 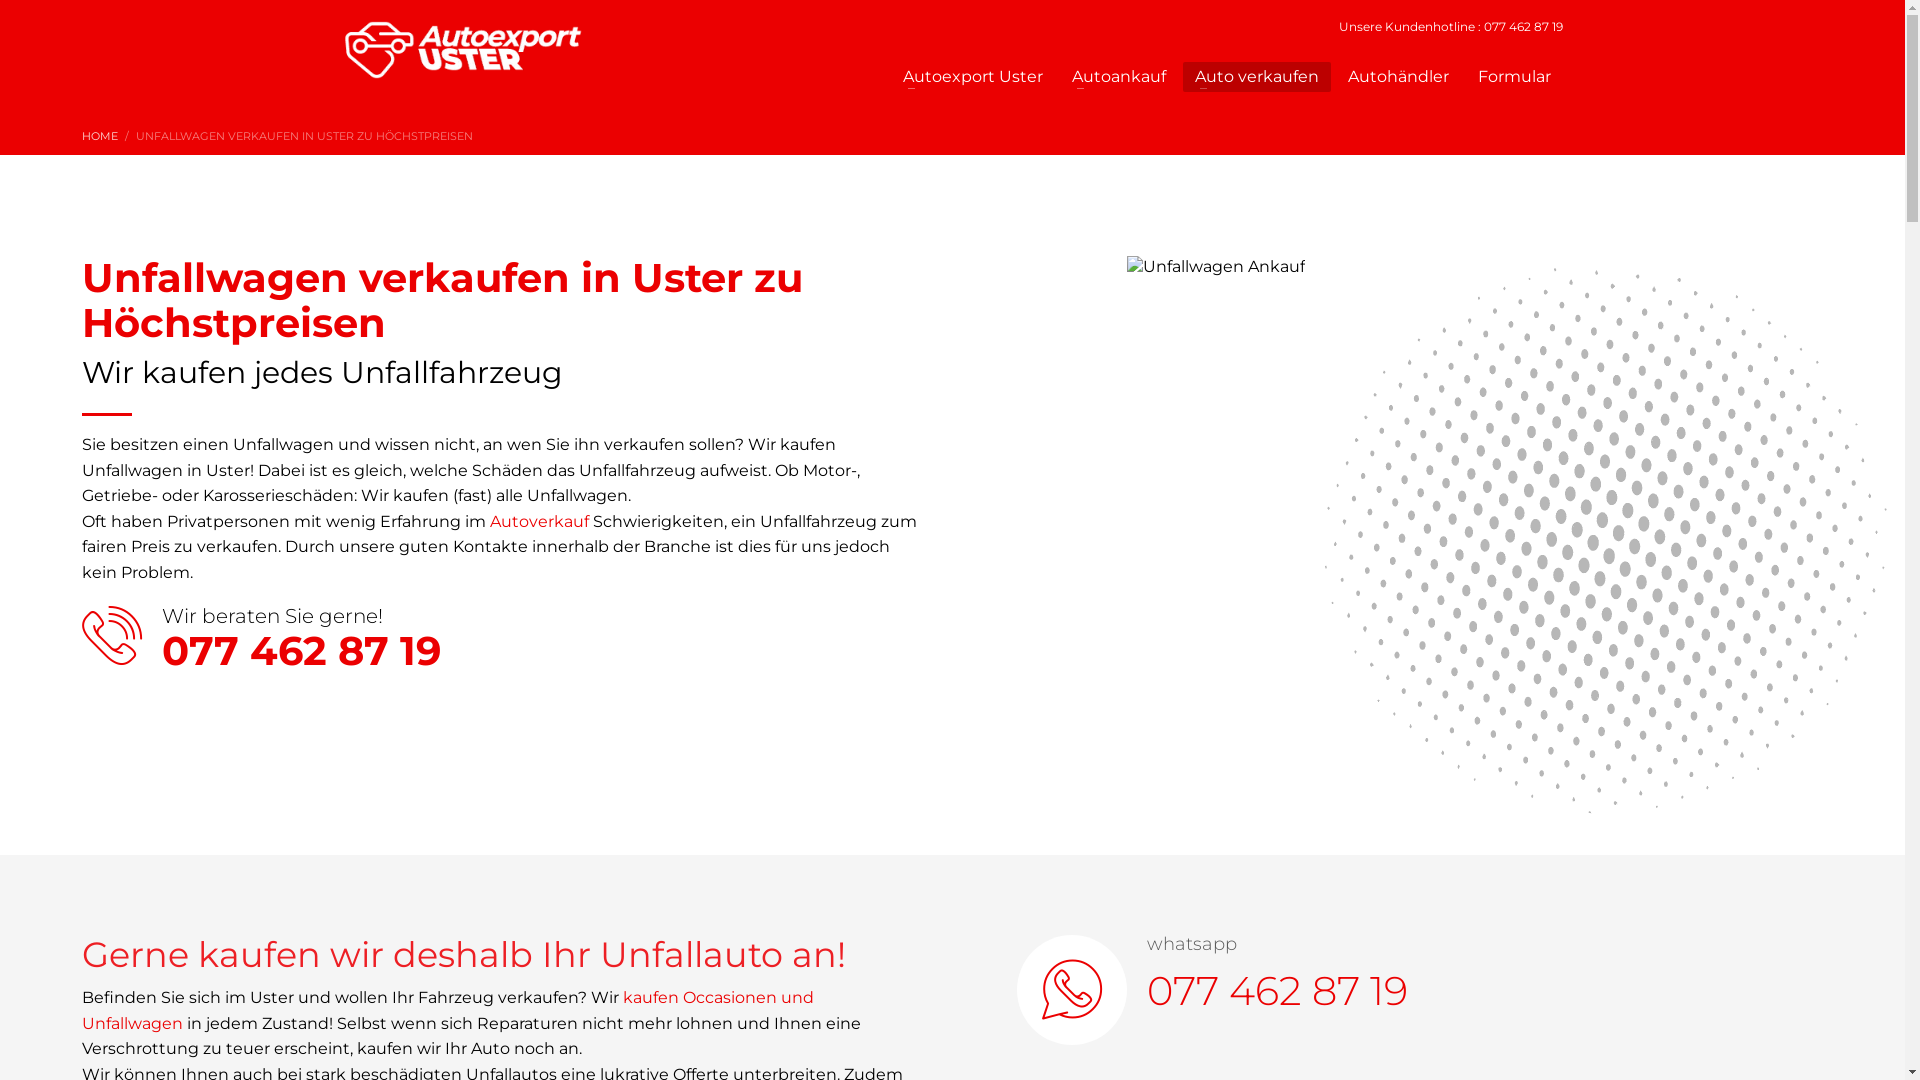 What do you see at coordinates (971, 76) in the screenshot?
I see `'Autoexport Uster'` at bounding box center [971, 76].